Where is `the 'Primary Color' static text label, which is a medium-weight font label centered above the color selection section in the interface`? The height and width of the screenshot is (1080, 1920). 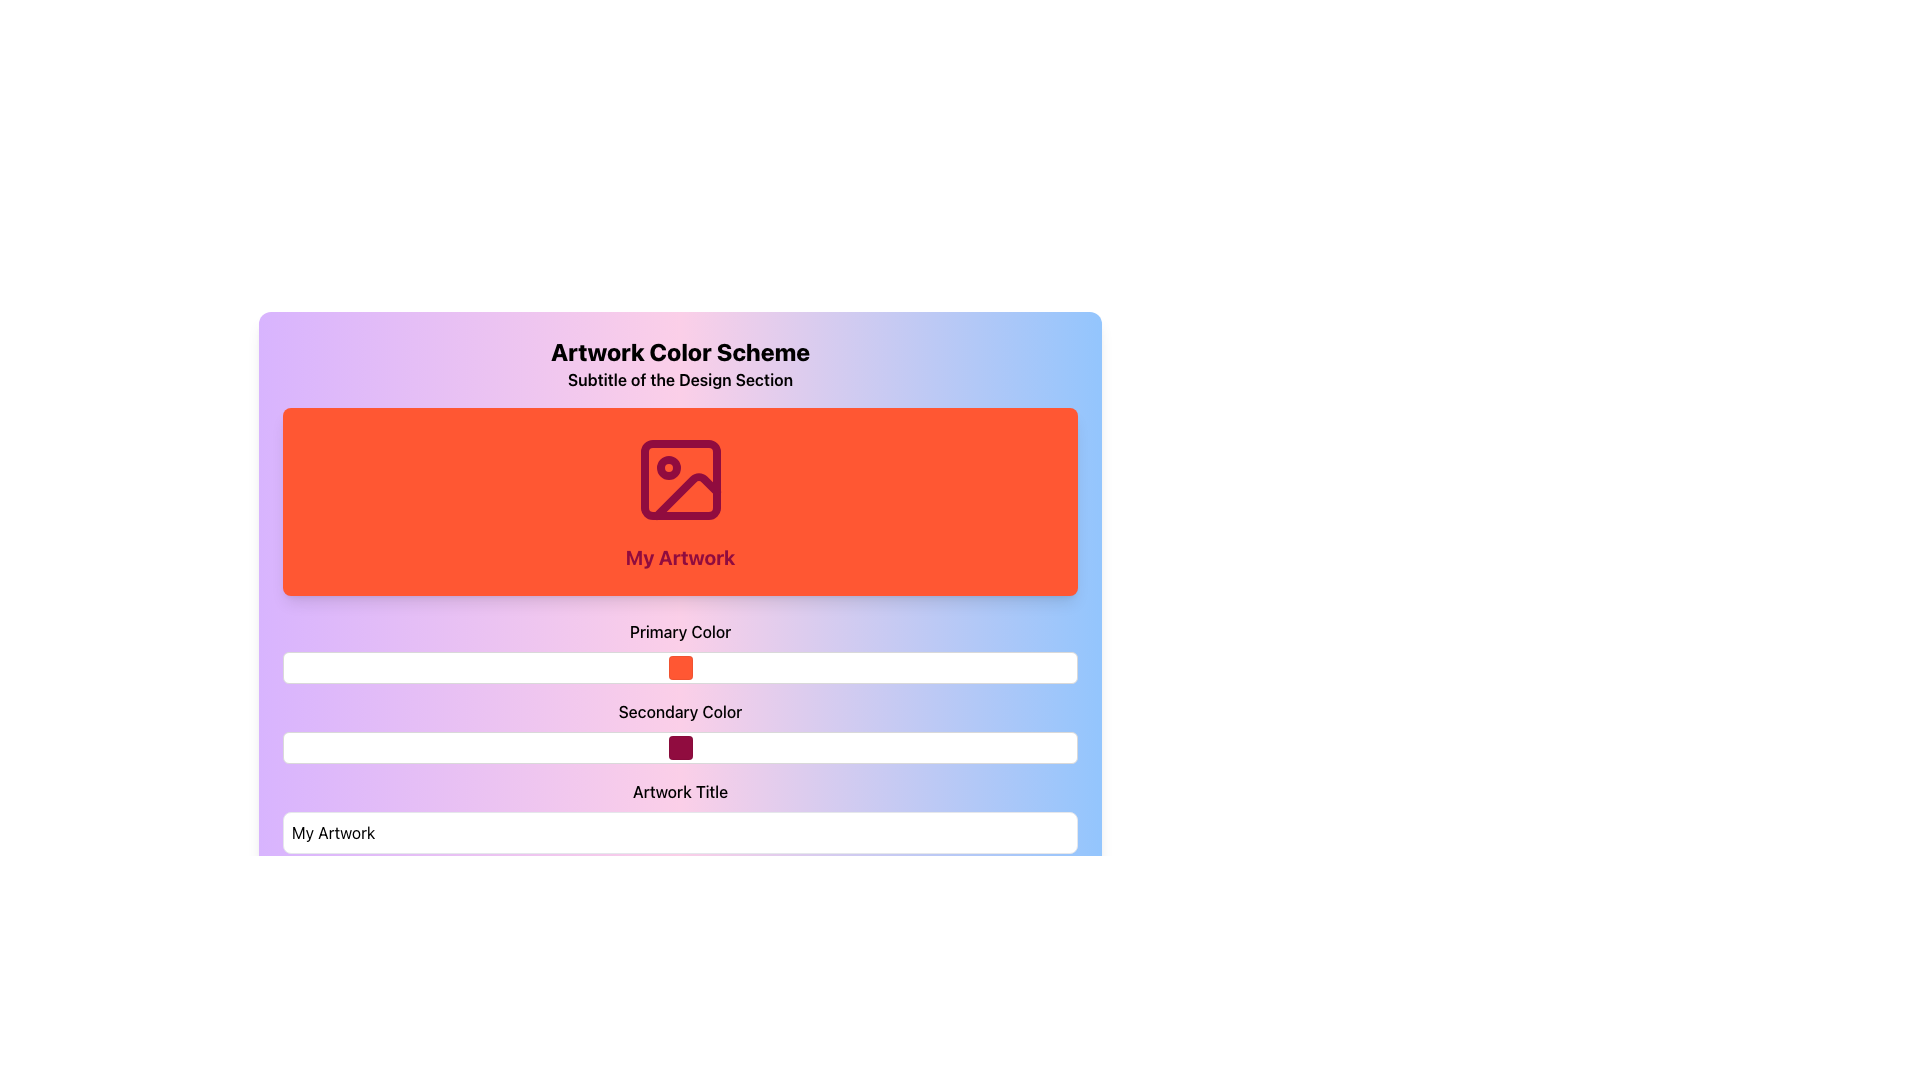
the 'Primary Color' static text label, which is a medium-weight font label centered above the color selection section in the interface is located at coordinates (680, 632).